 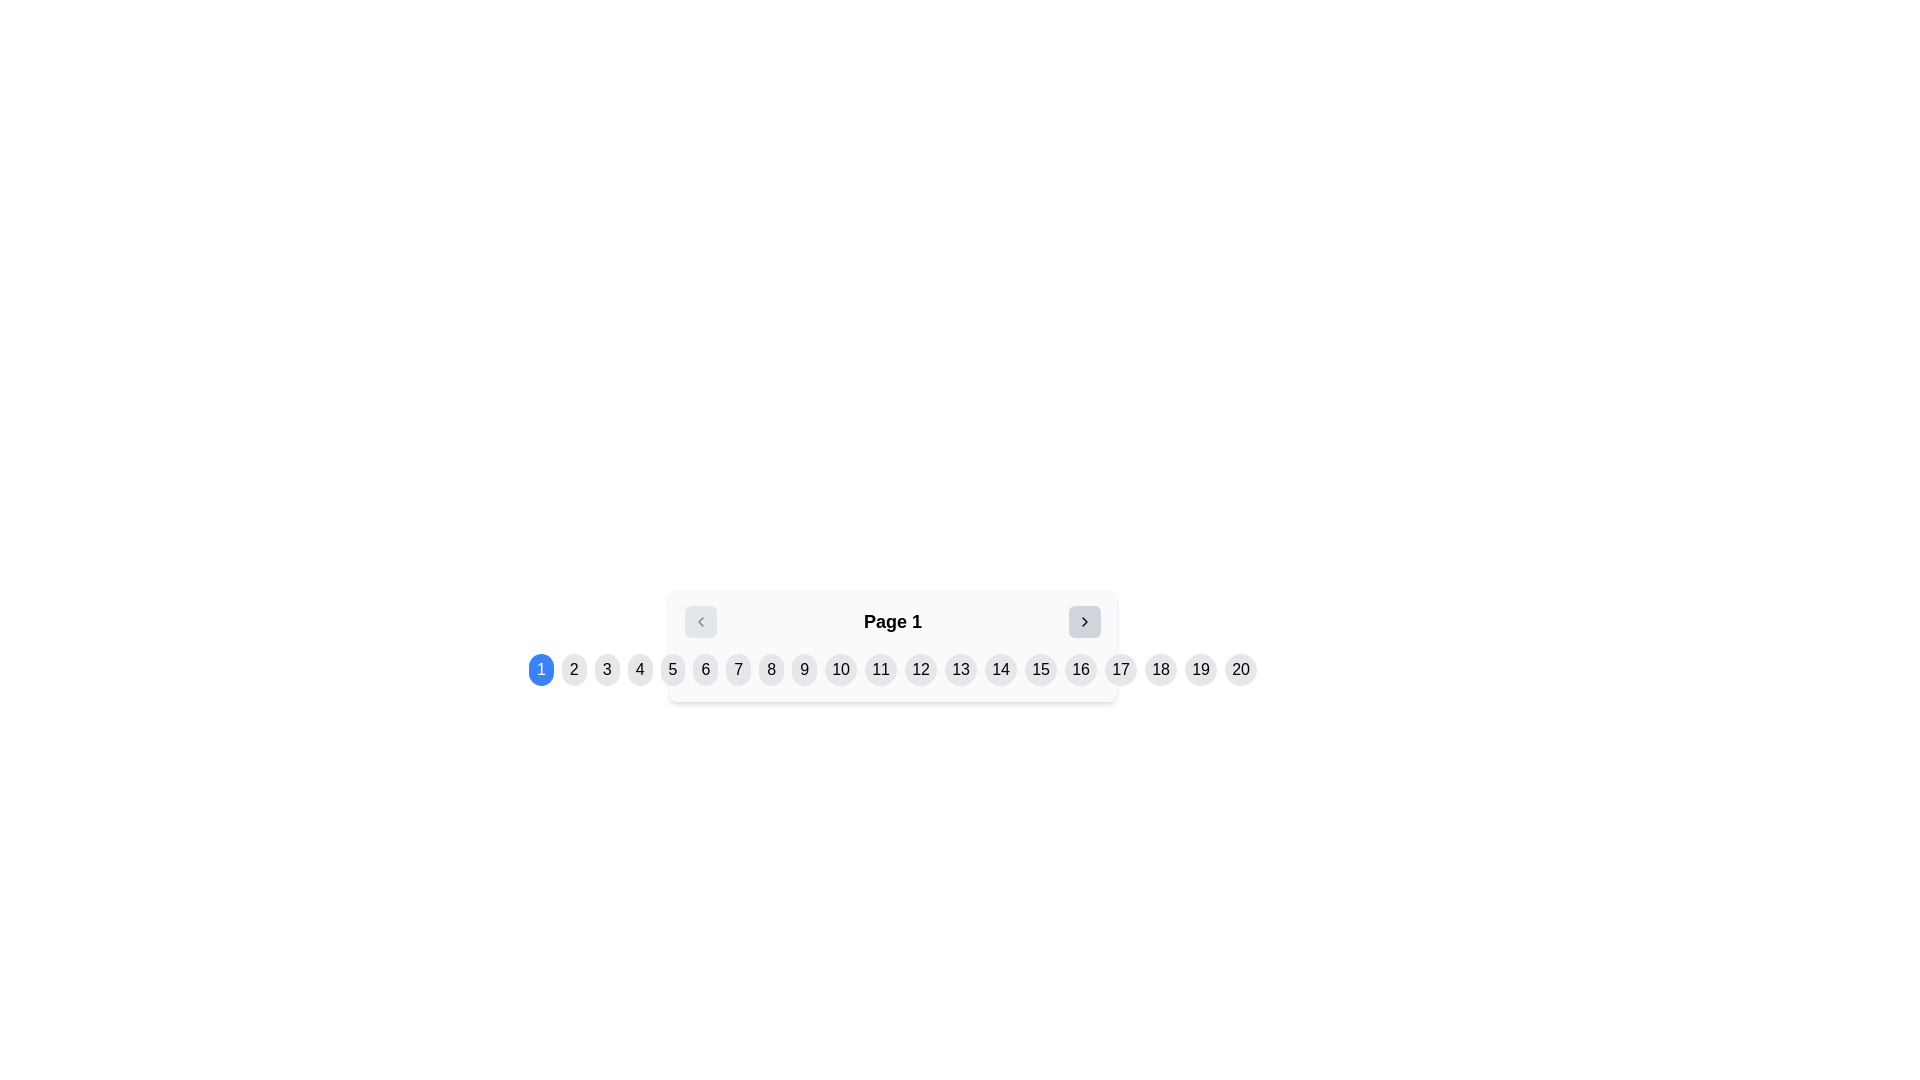 I want to click on the circular button with a gray background containing the text '19' for keyboard-based interaction, so click(x=1200, y=670).